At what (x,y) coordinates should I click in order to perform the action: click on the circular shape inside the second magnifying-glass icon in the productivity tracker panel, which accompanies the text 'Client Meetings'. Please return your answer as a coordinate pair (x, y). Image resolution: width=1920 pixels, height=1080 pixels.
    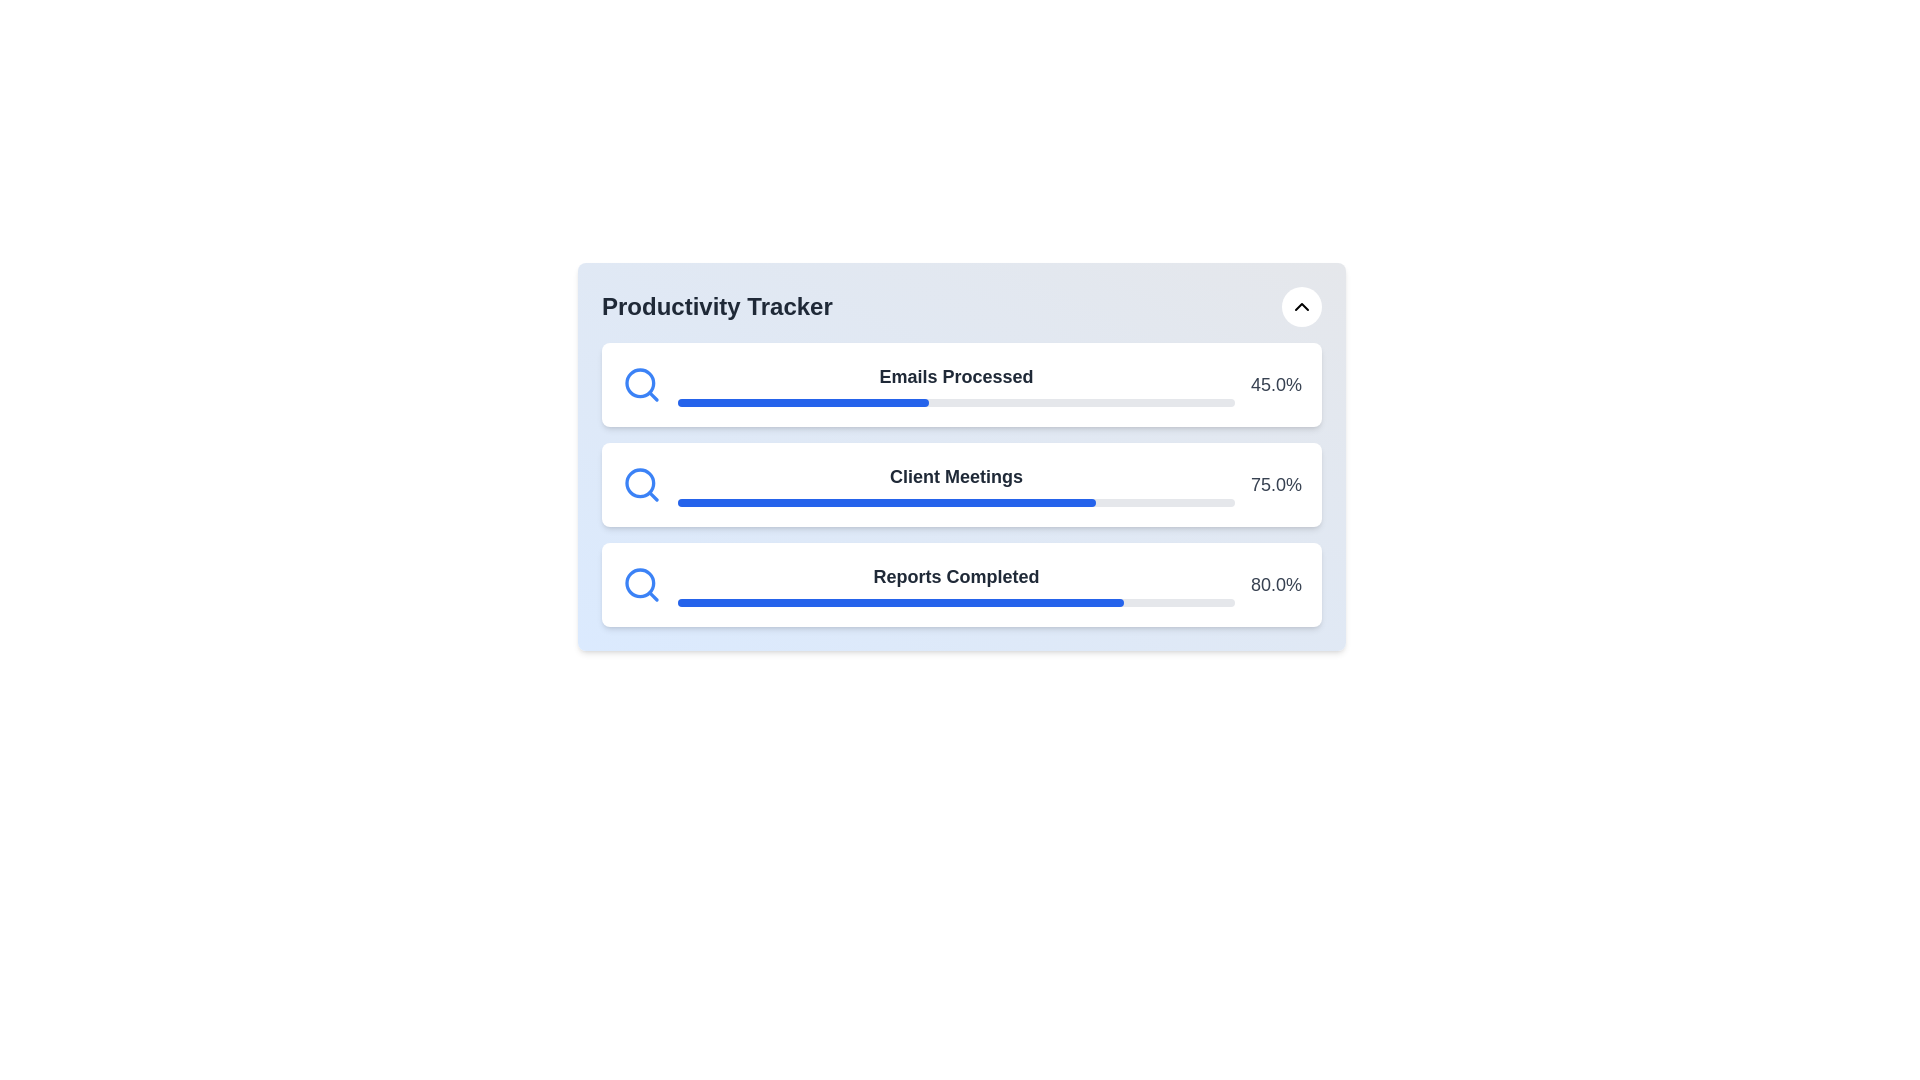
    Looking at the image, I should click on (640, 483).